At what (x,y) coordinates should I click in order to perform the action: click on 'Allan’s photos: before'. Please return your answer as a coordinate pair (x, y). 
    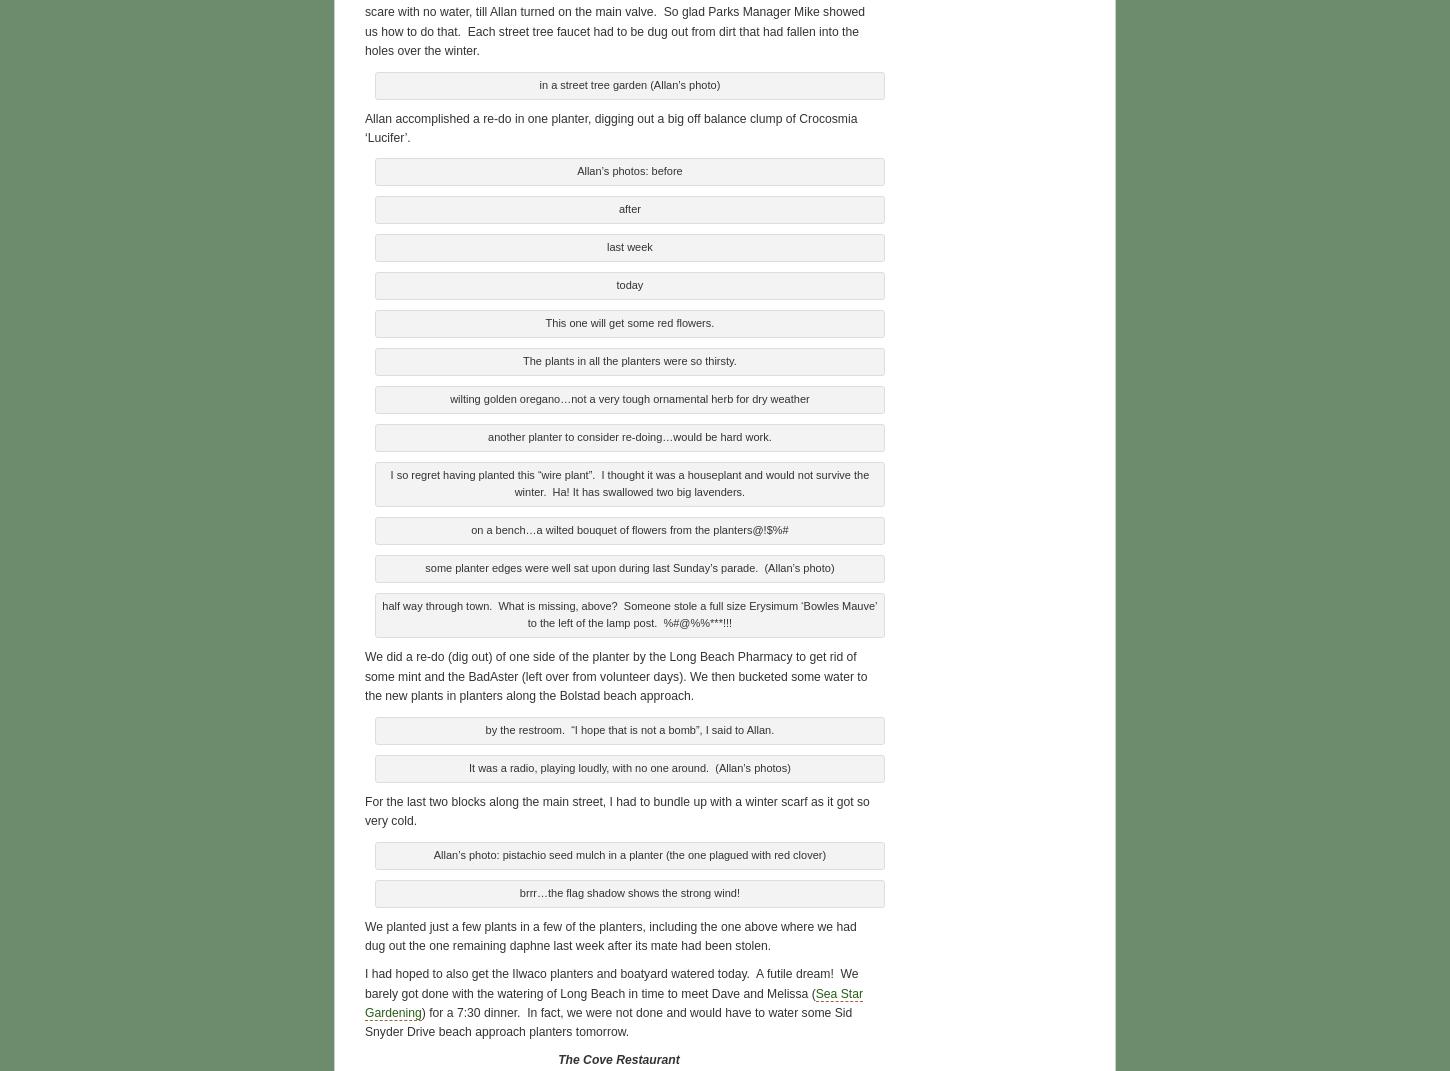
    Looking at the image, I should click on (628, 168).